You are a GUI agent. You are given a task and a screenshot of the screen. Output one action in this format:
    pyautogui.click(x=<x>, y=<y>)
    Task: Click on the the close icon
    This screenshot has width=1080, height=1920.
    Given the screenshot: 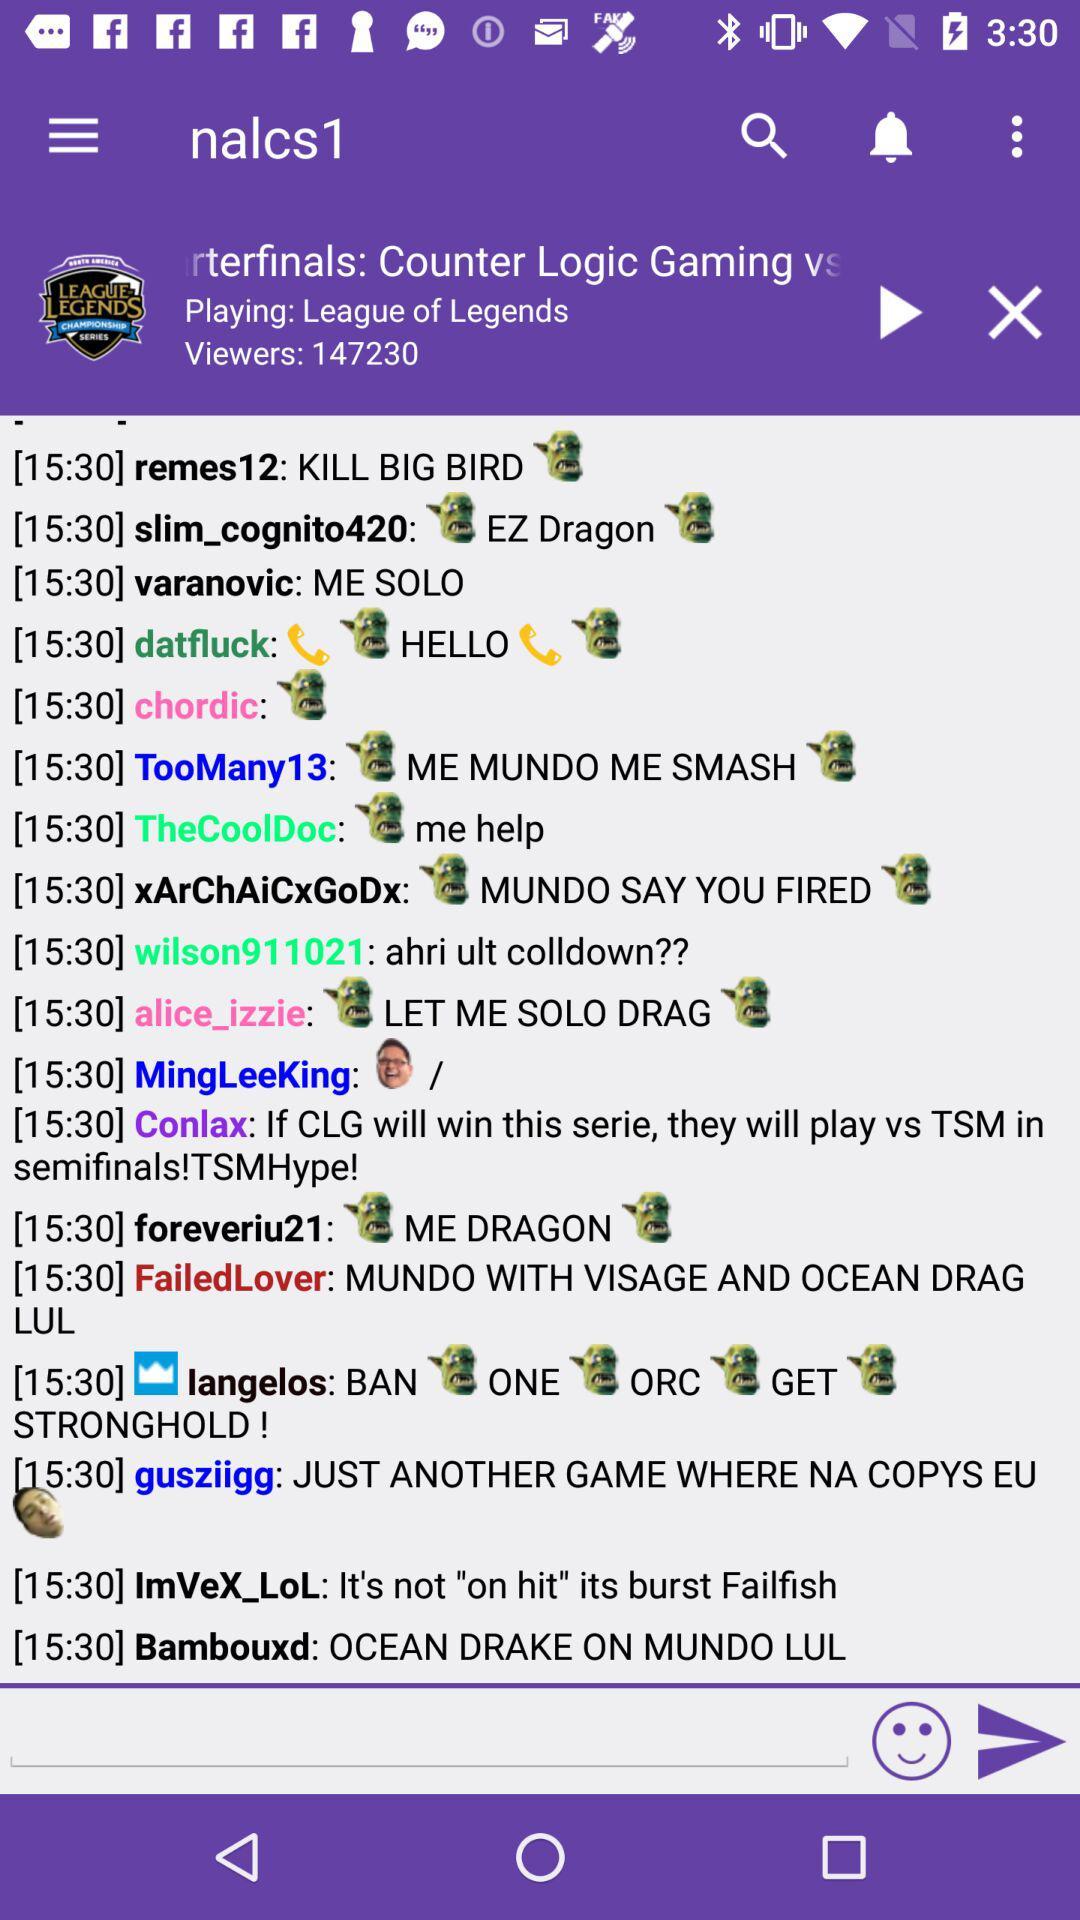 What is the action you would take?
    pyautogui.click(x=1015, y=311)
    